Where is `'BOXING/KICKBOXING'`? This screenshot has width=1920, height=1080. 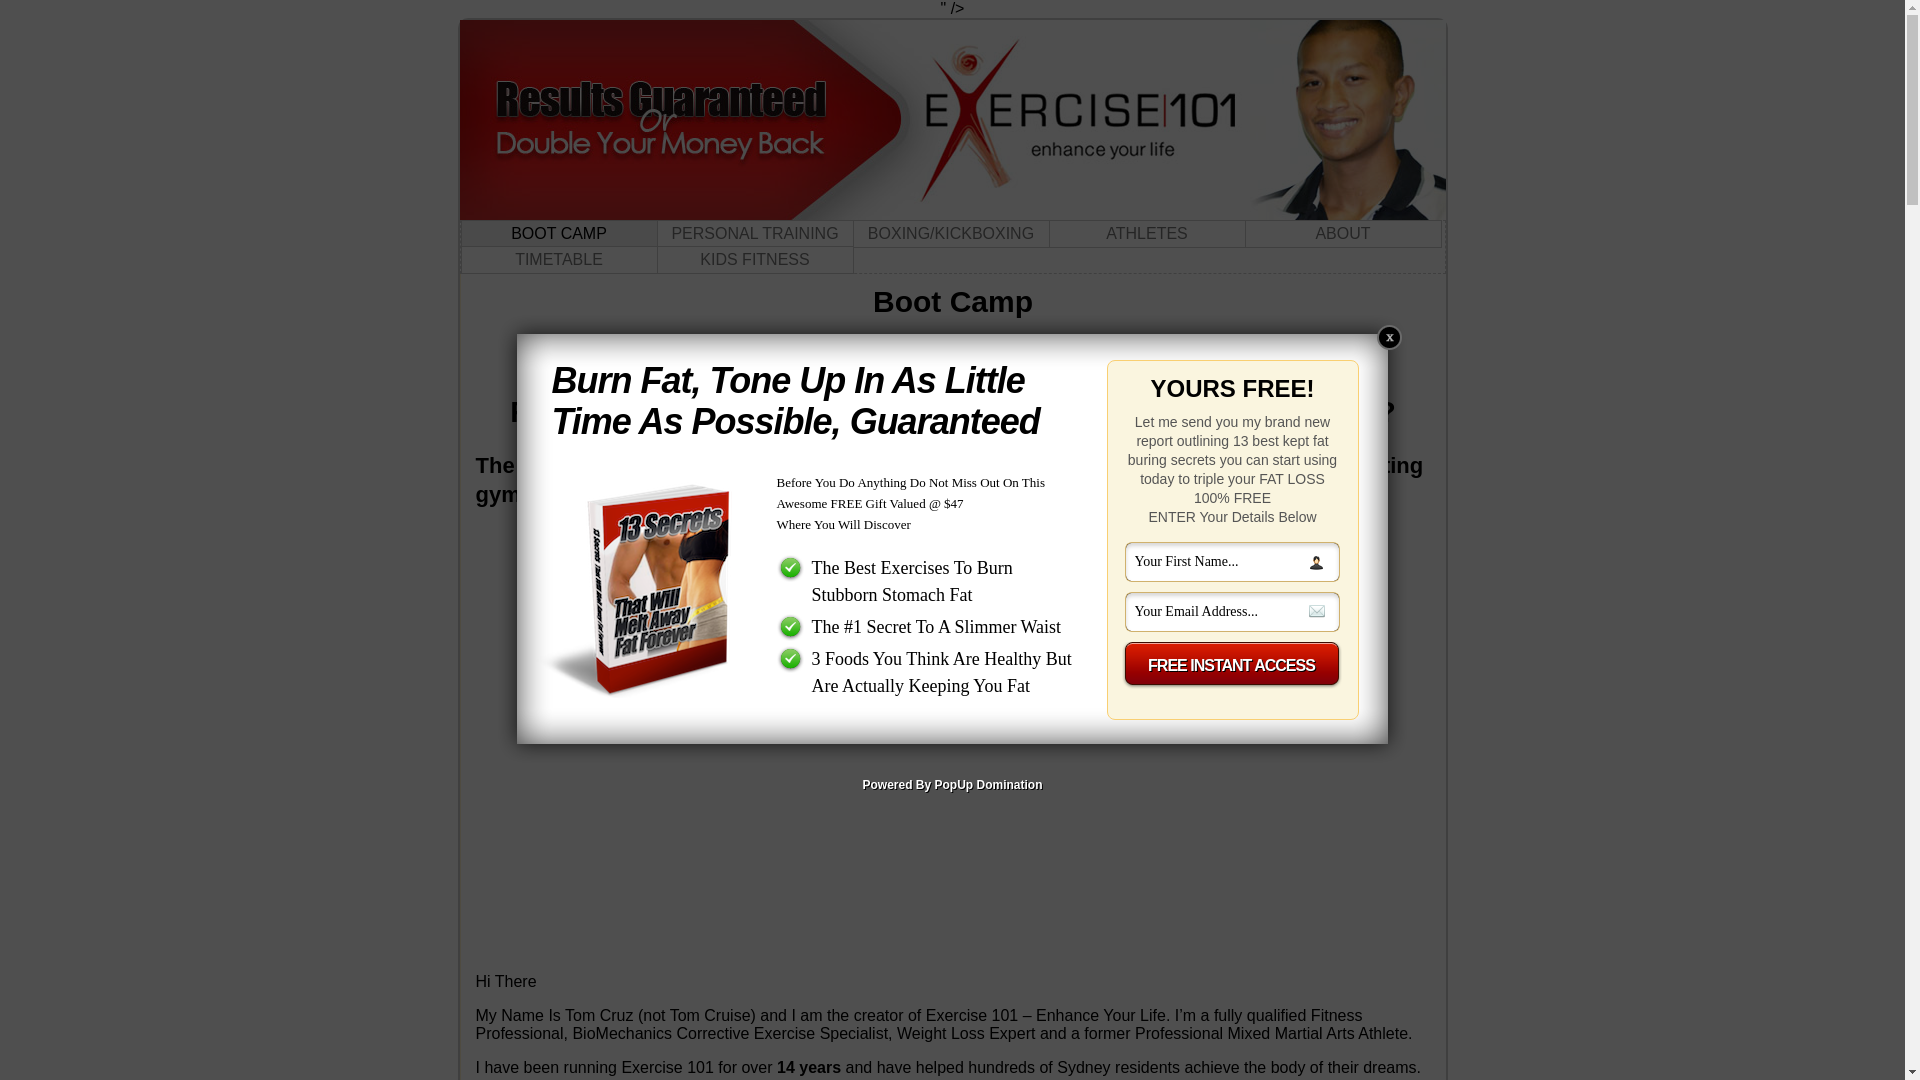 'BOXING/KICKBOXING' is located at coordinates (949, 233).